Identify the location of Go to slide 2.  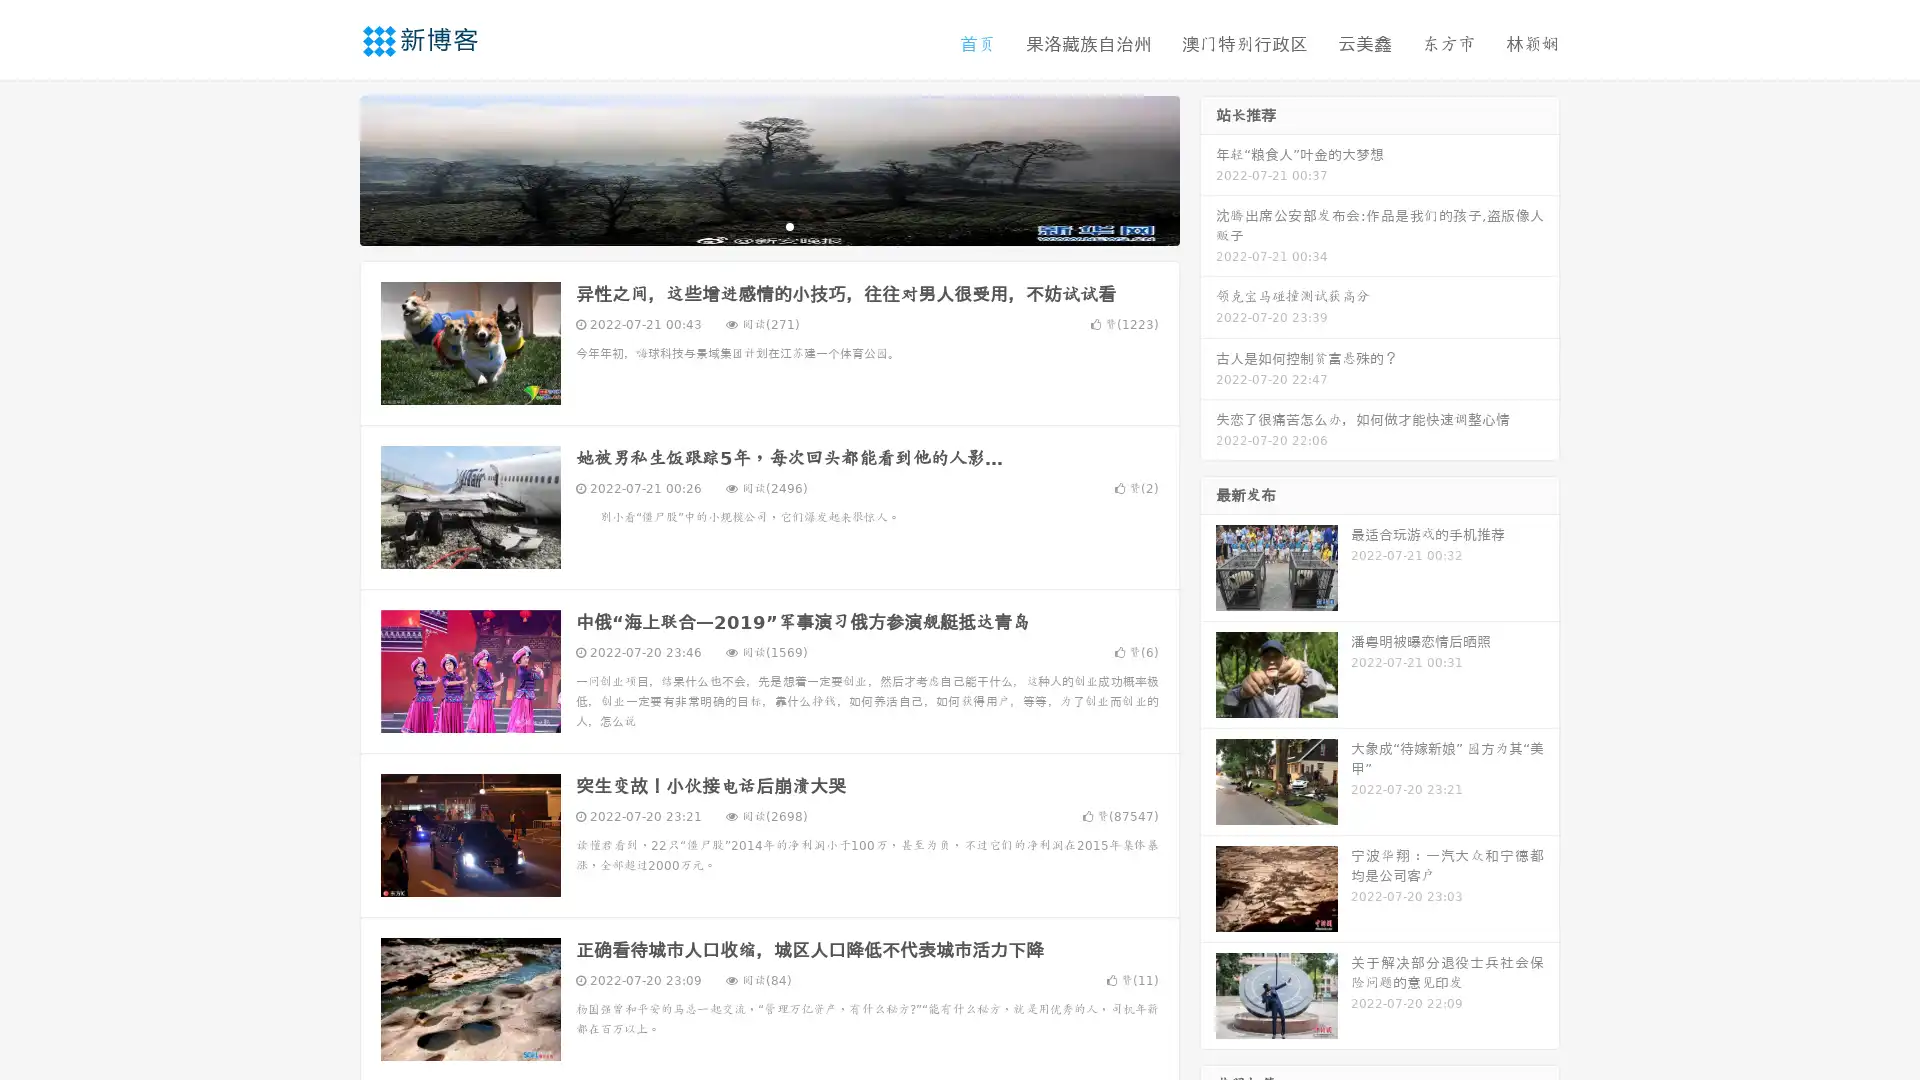
(768, 225).